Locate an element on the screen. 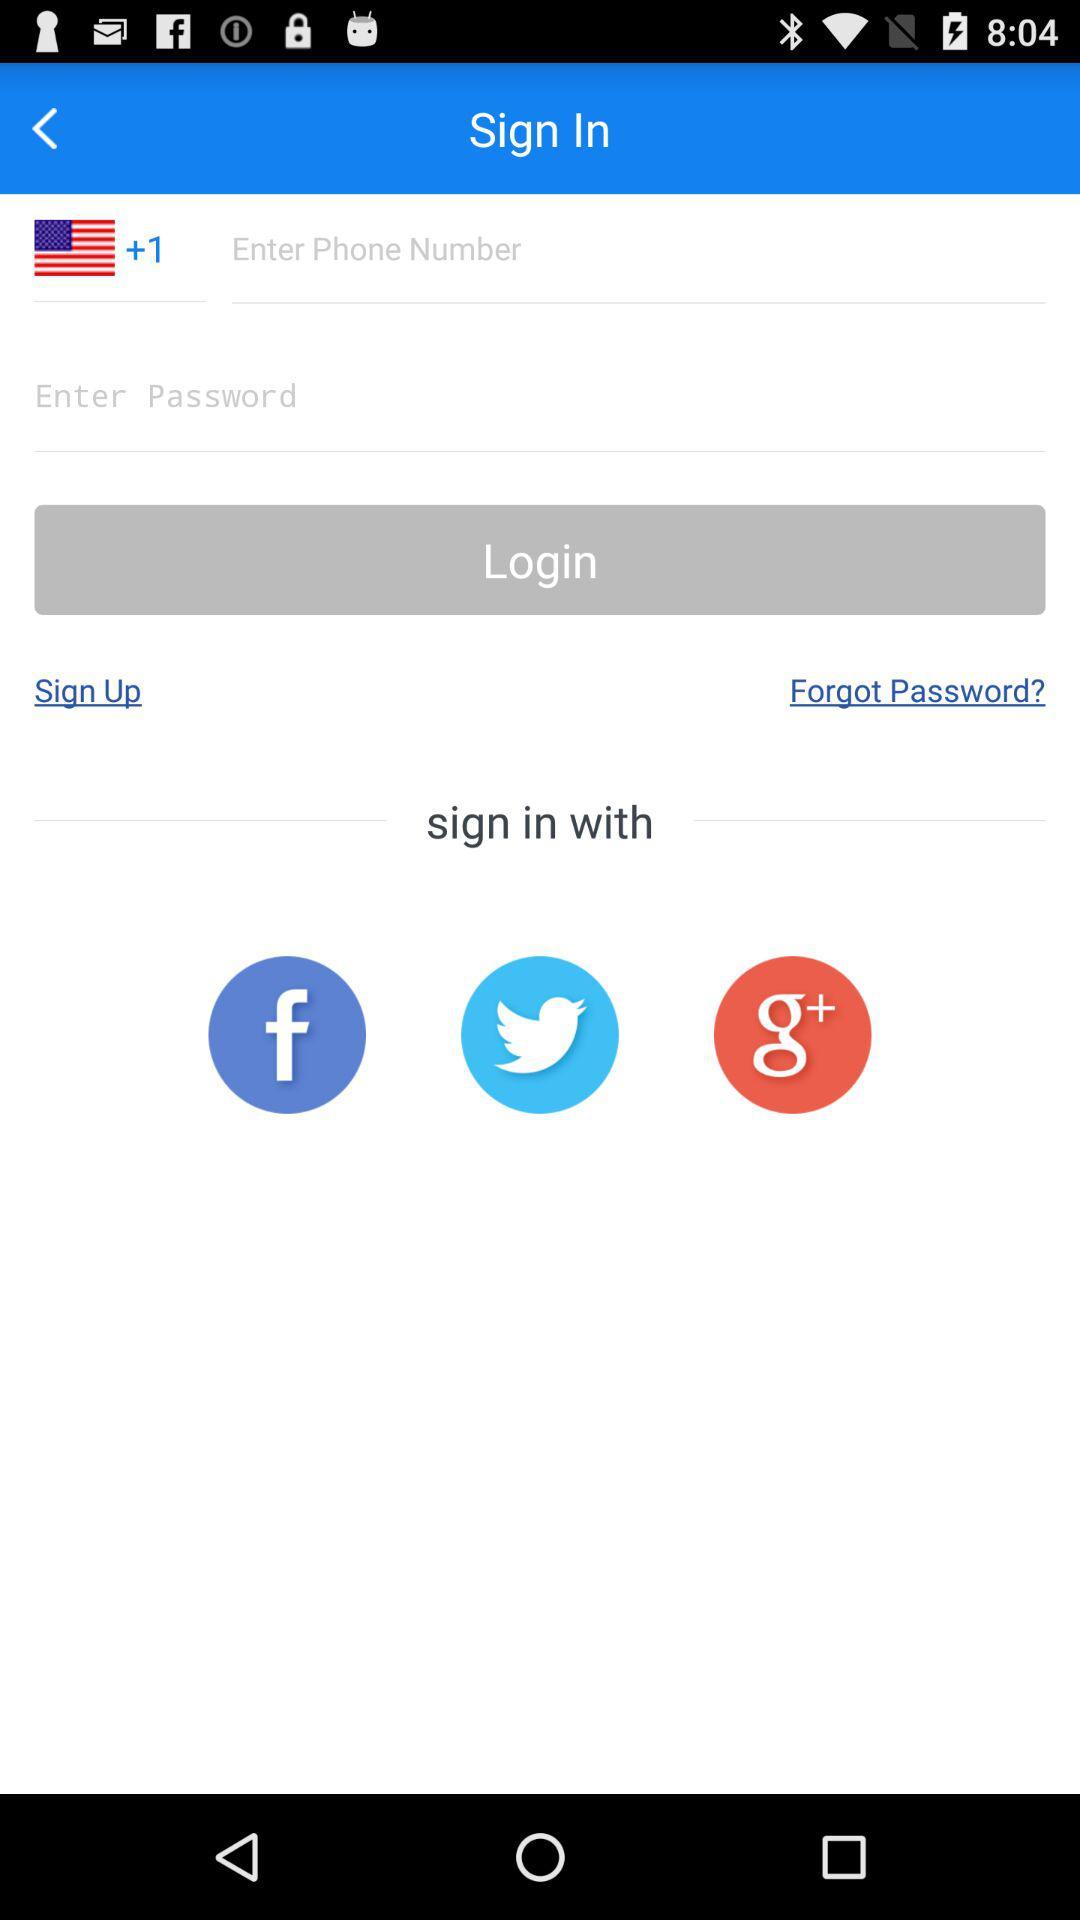  text box is located at coordinates (540, 394).